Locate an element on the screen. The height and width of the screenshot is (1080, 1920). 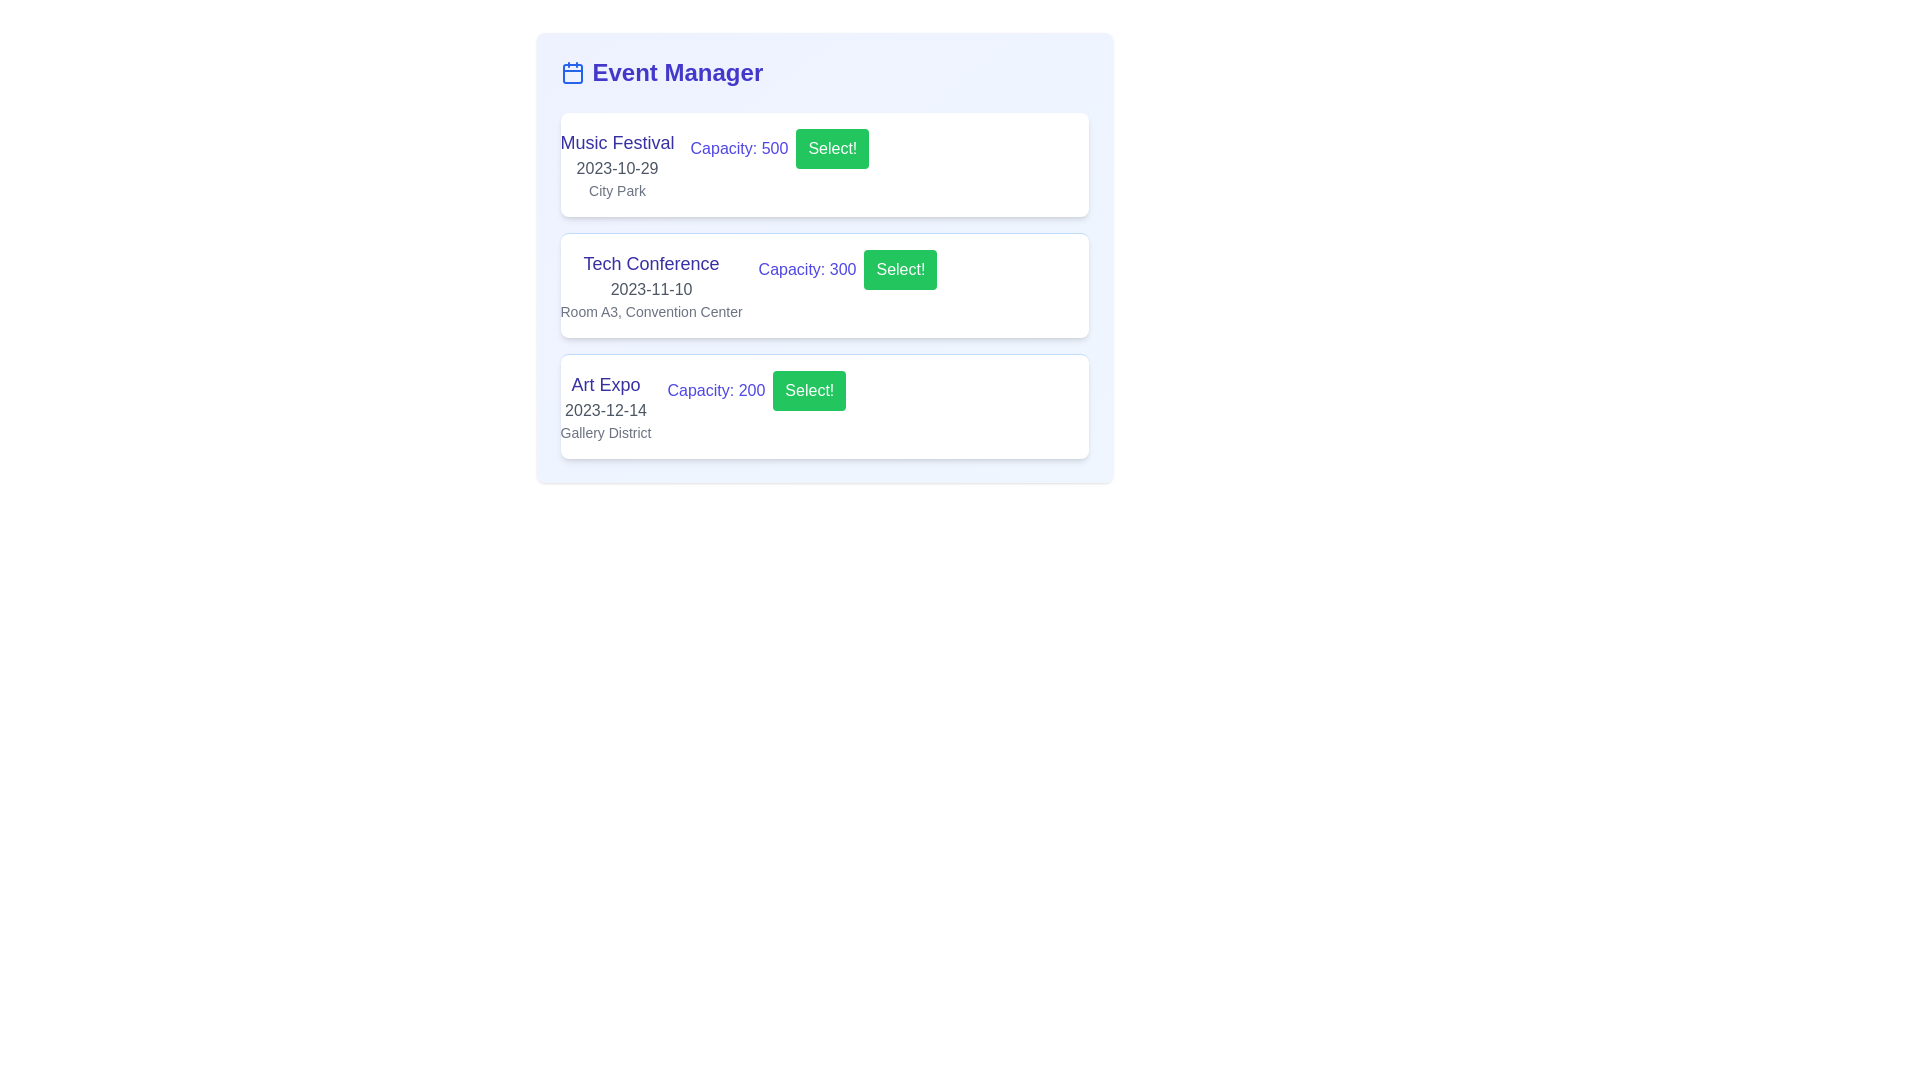
the associated icon in the 'Event Manager' header, which features a blue calendar icon to the left of the bold text is located at coordinates (824, 72).